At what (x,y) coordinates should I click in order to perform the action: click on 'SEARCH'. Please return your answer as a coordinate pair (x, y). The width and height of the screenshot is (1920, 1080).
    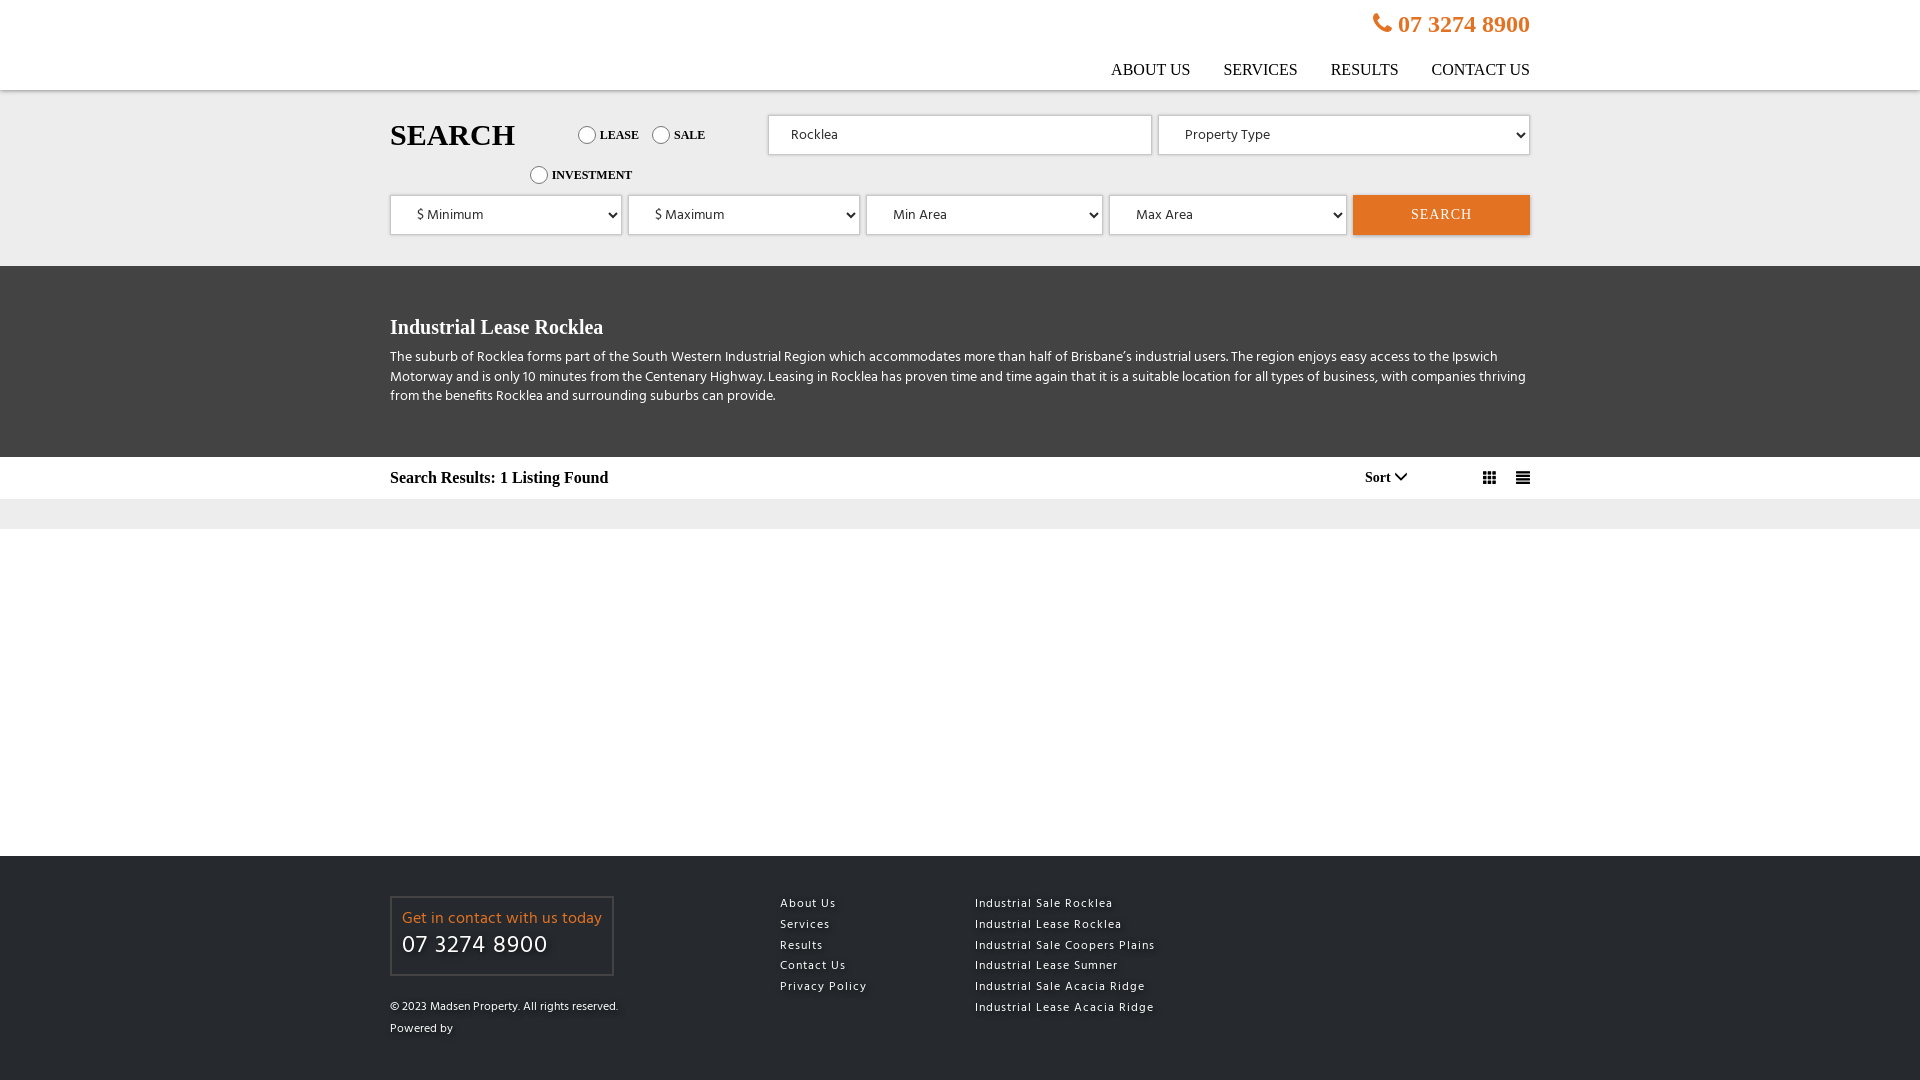
    Looking at the image, I should click on (1441, 215).